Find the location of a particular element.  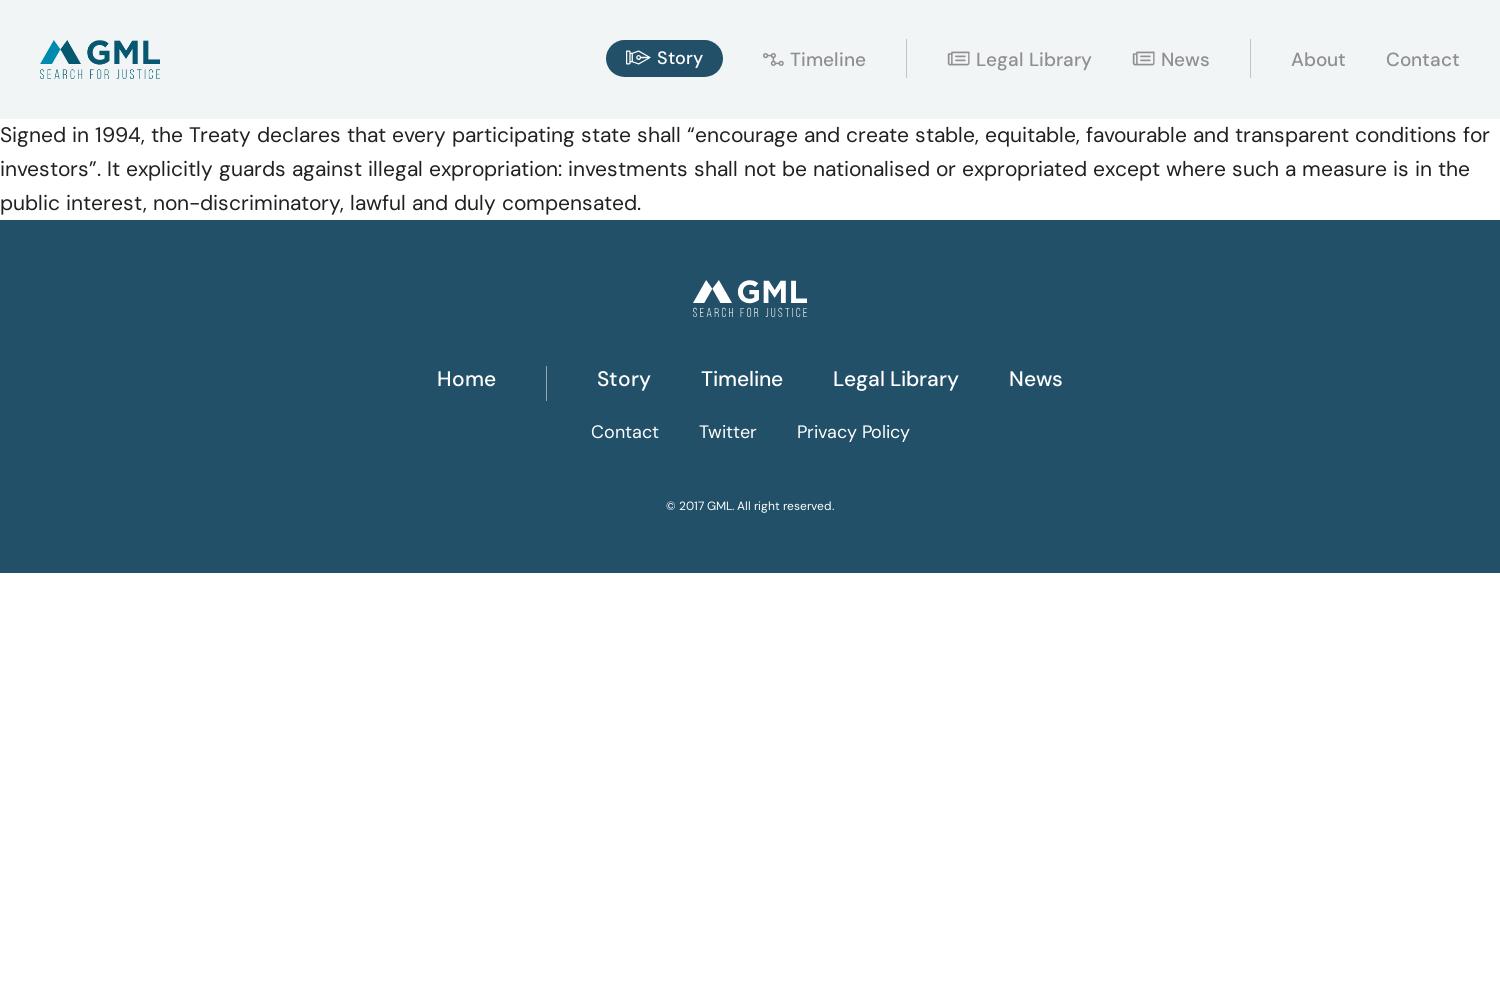

'About' is located at coordinates (1317, 59).